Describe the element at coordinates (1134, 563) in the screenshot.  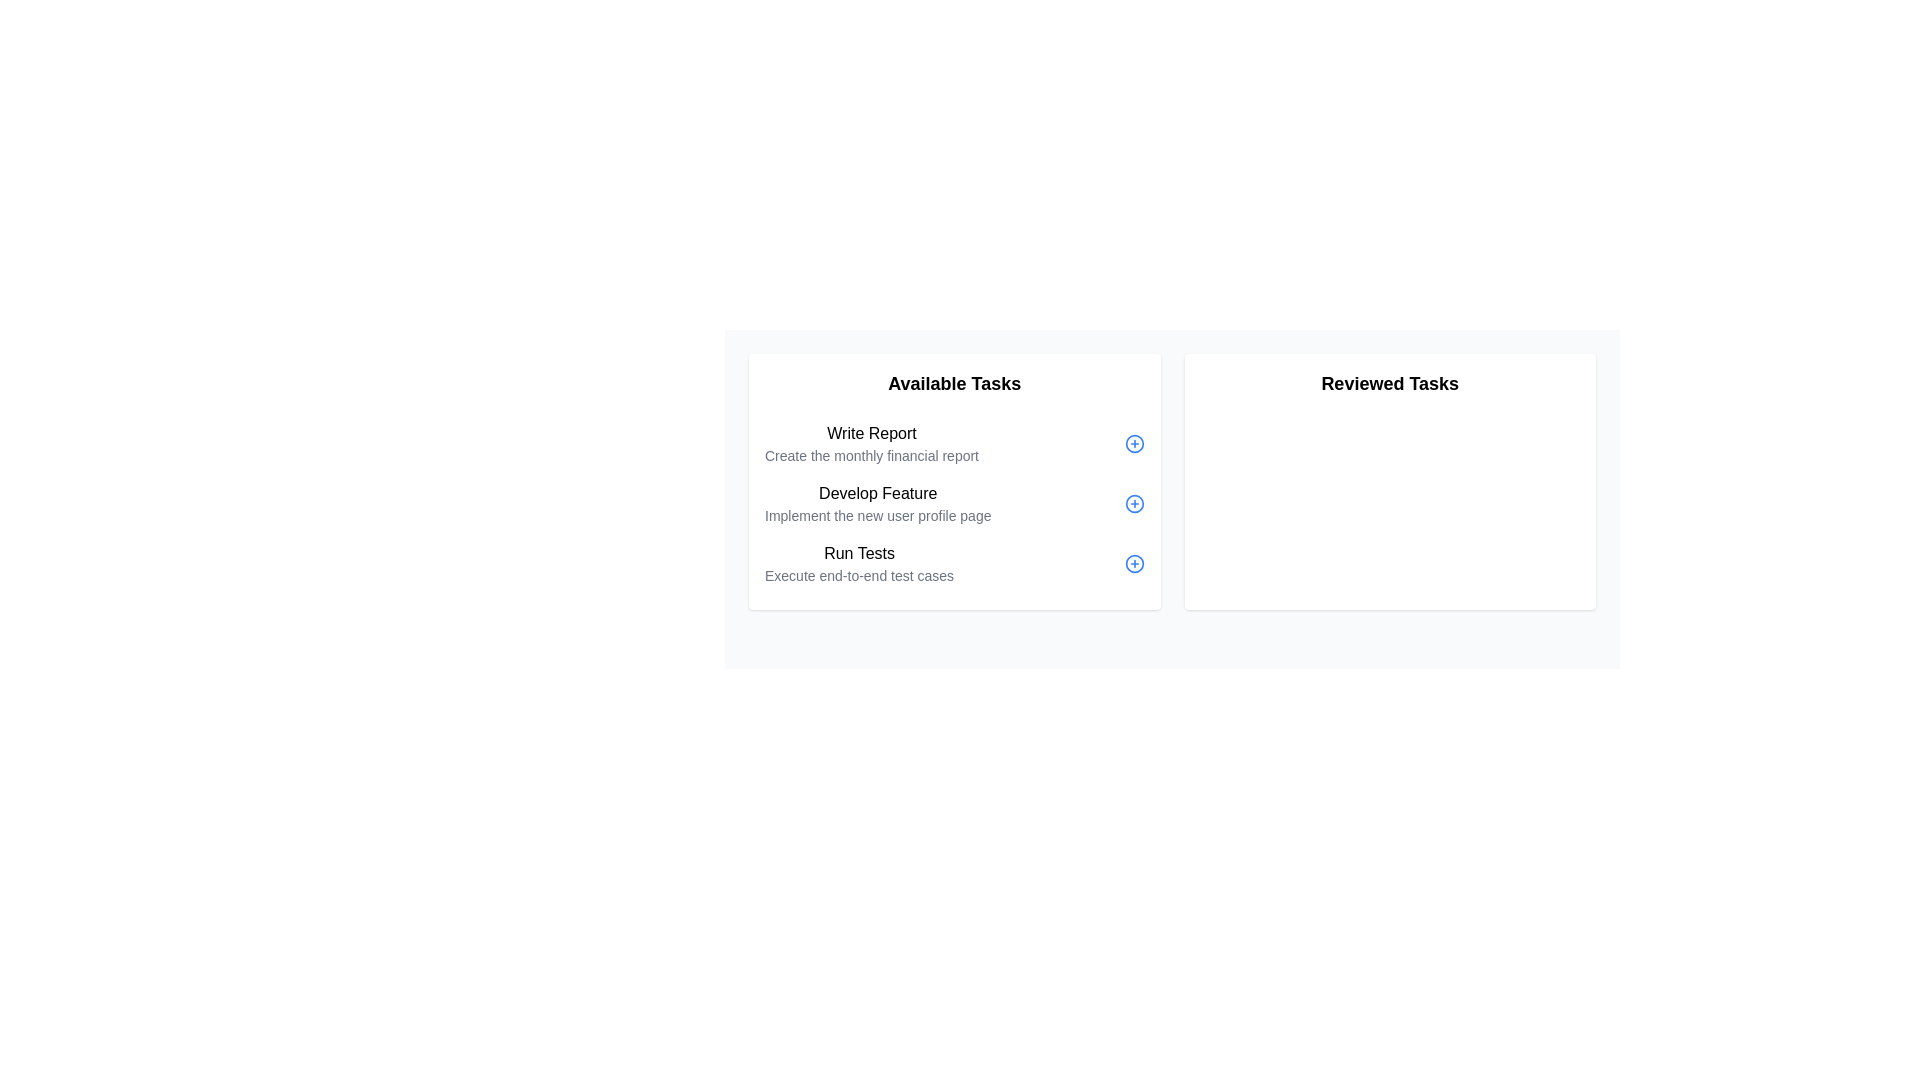
I see `the Circular Icon at the far-right end of the 'Run Tests' task entry` at that location.